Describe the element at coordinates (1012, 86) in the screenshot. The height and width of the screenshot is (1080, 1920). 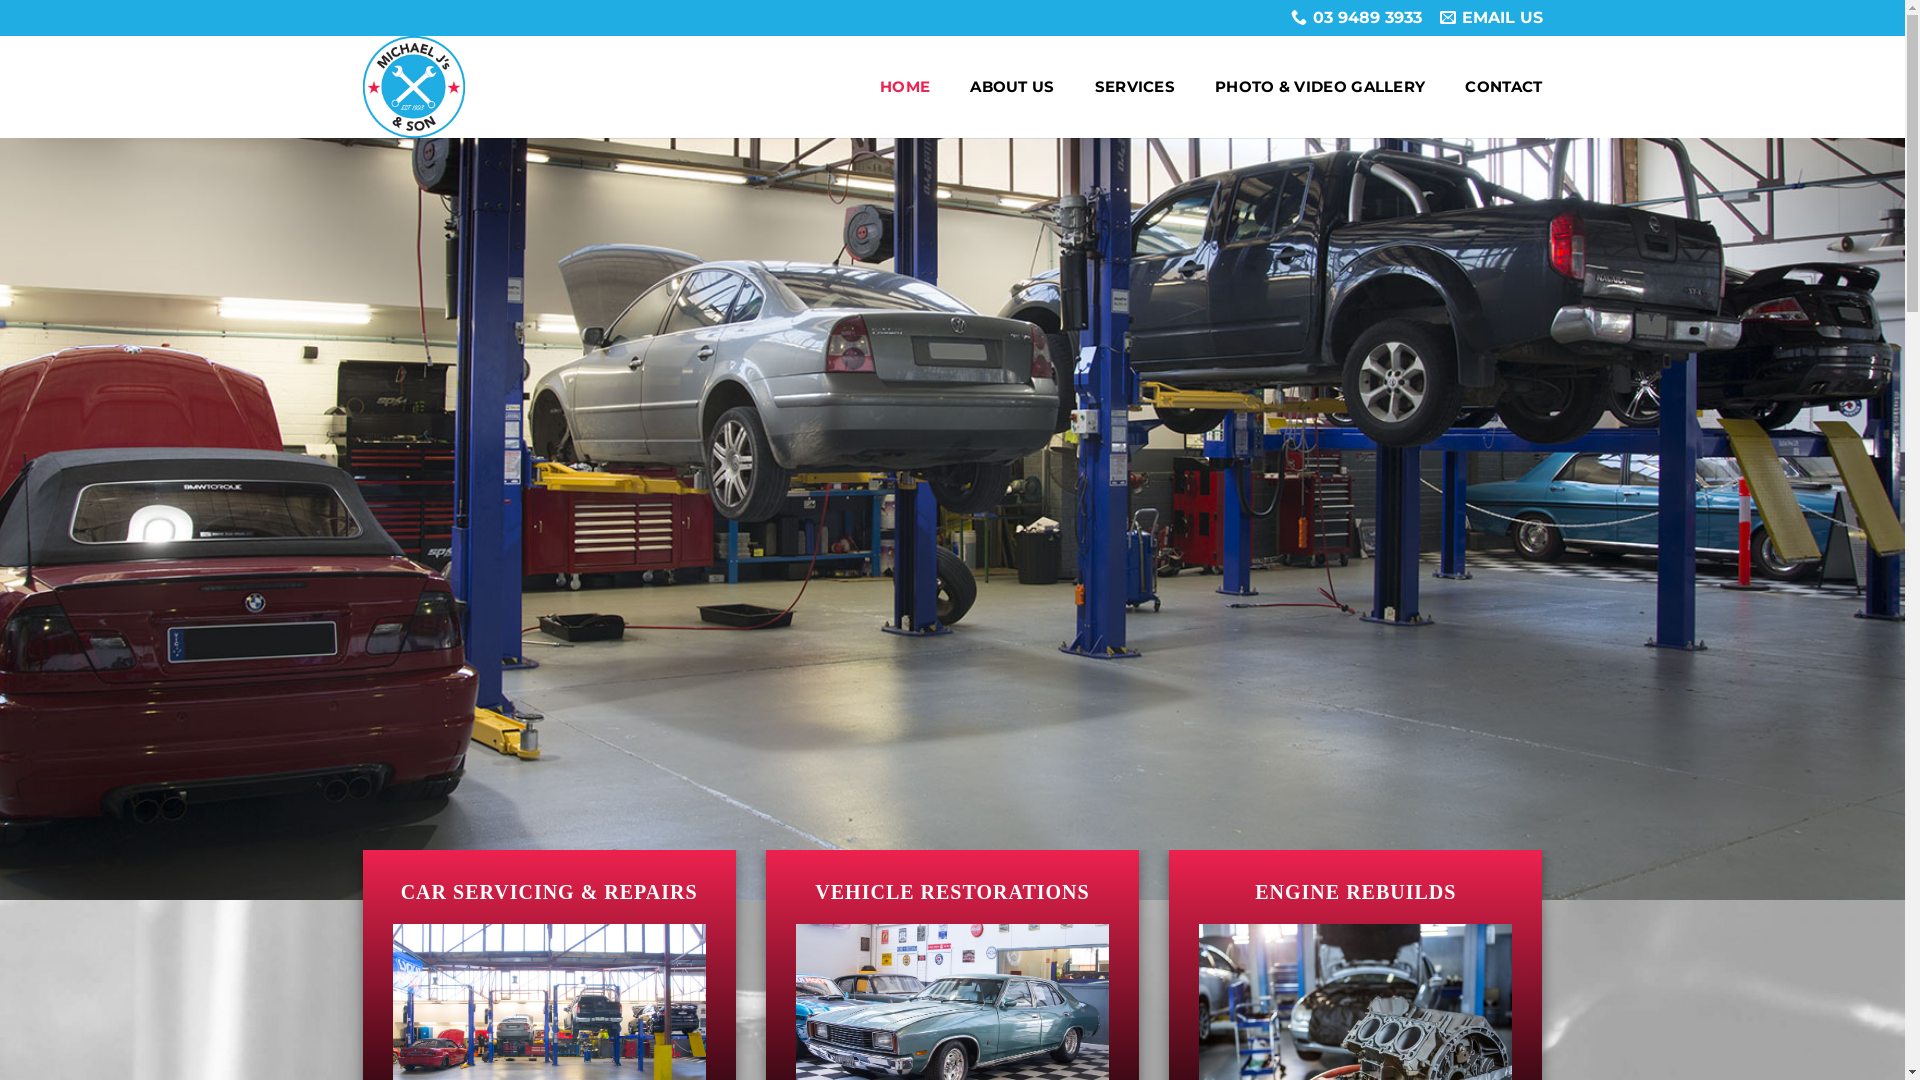
I see `'ABOUT US'` at that location.